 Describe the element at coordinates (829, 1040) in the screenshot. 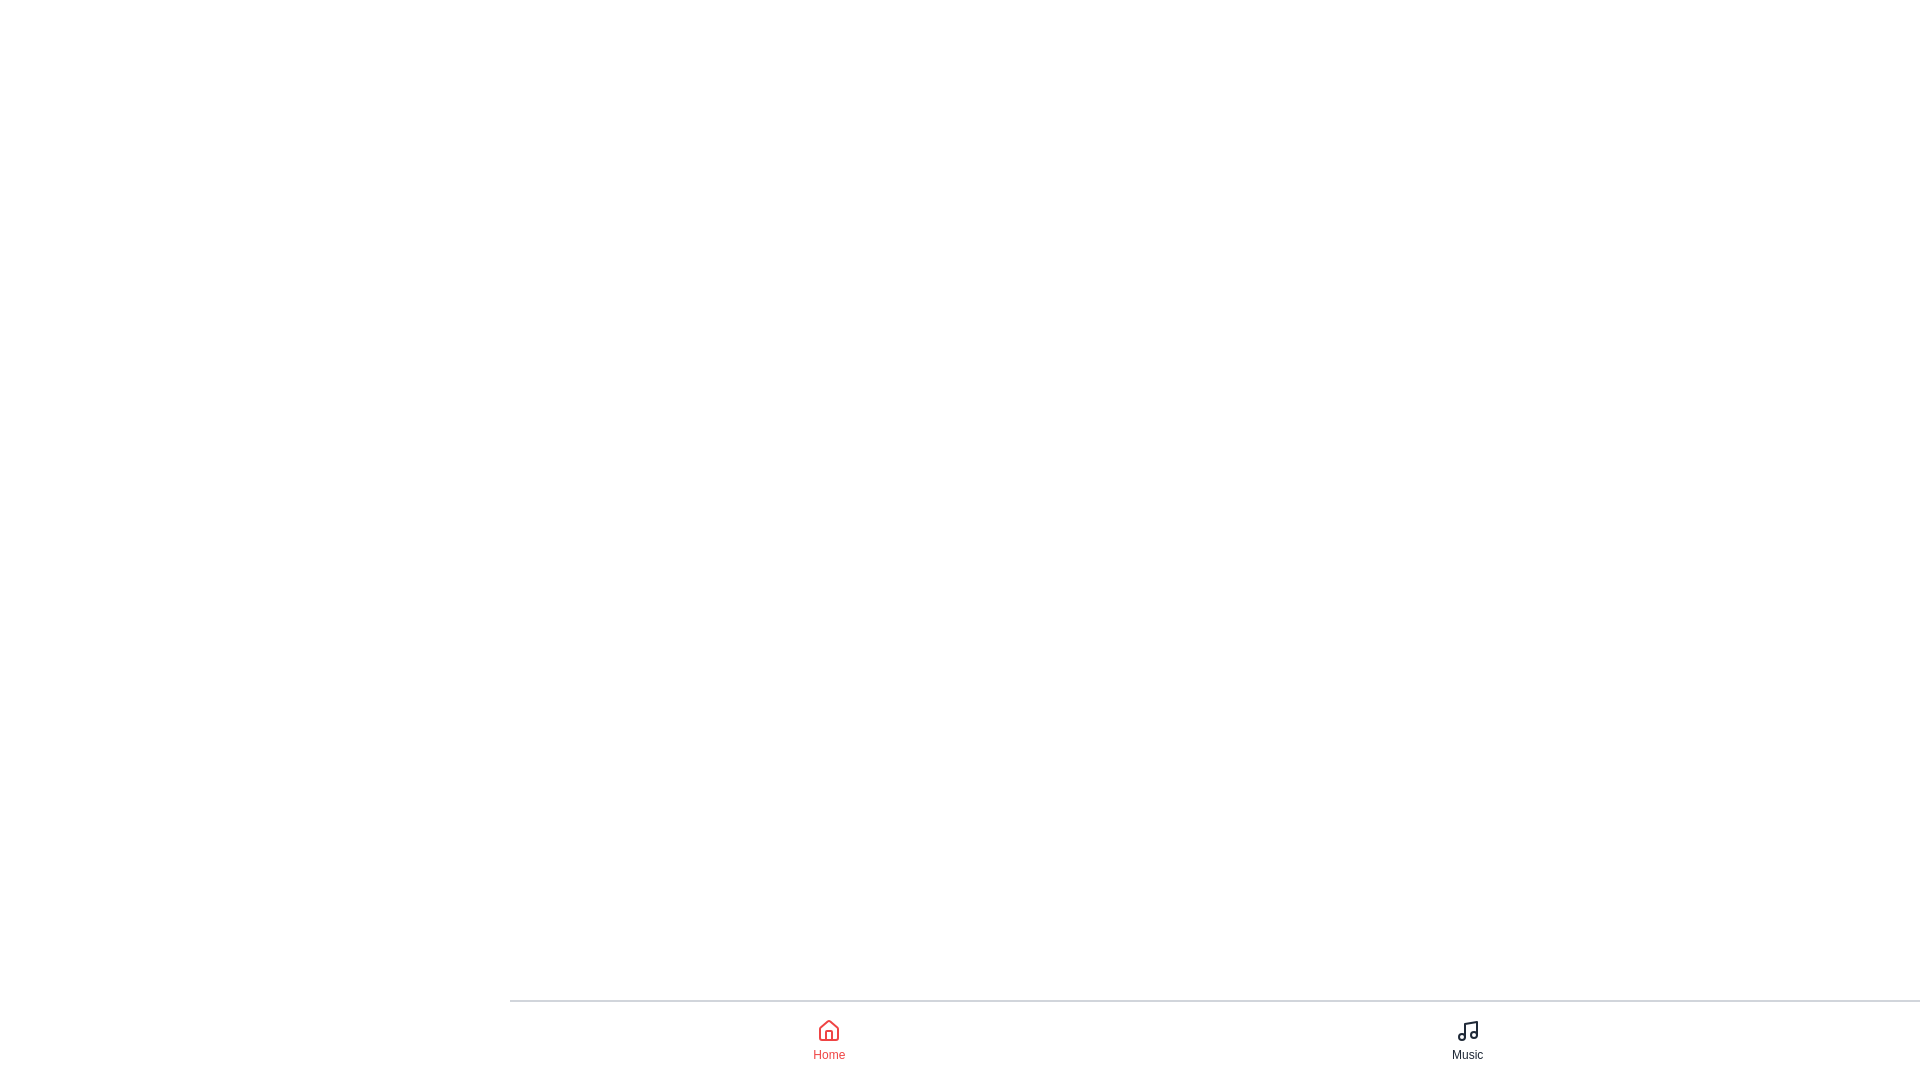

I see `the Home tab by clicking on its icon` at that location.